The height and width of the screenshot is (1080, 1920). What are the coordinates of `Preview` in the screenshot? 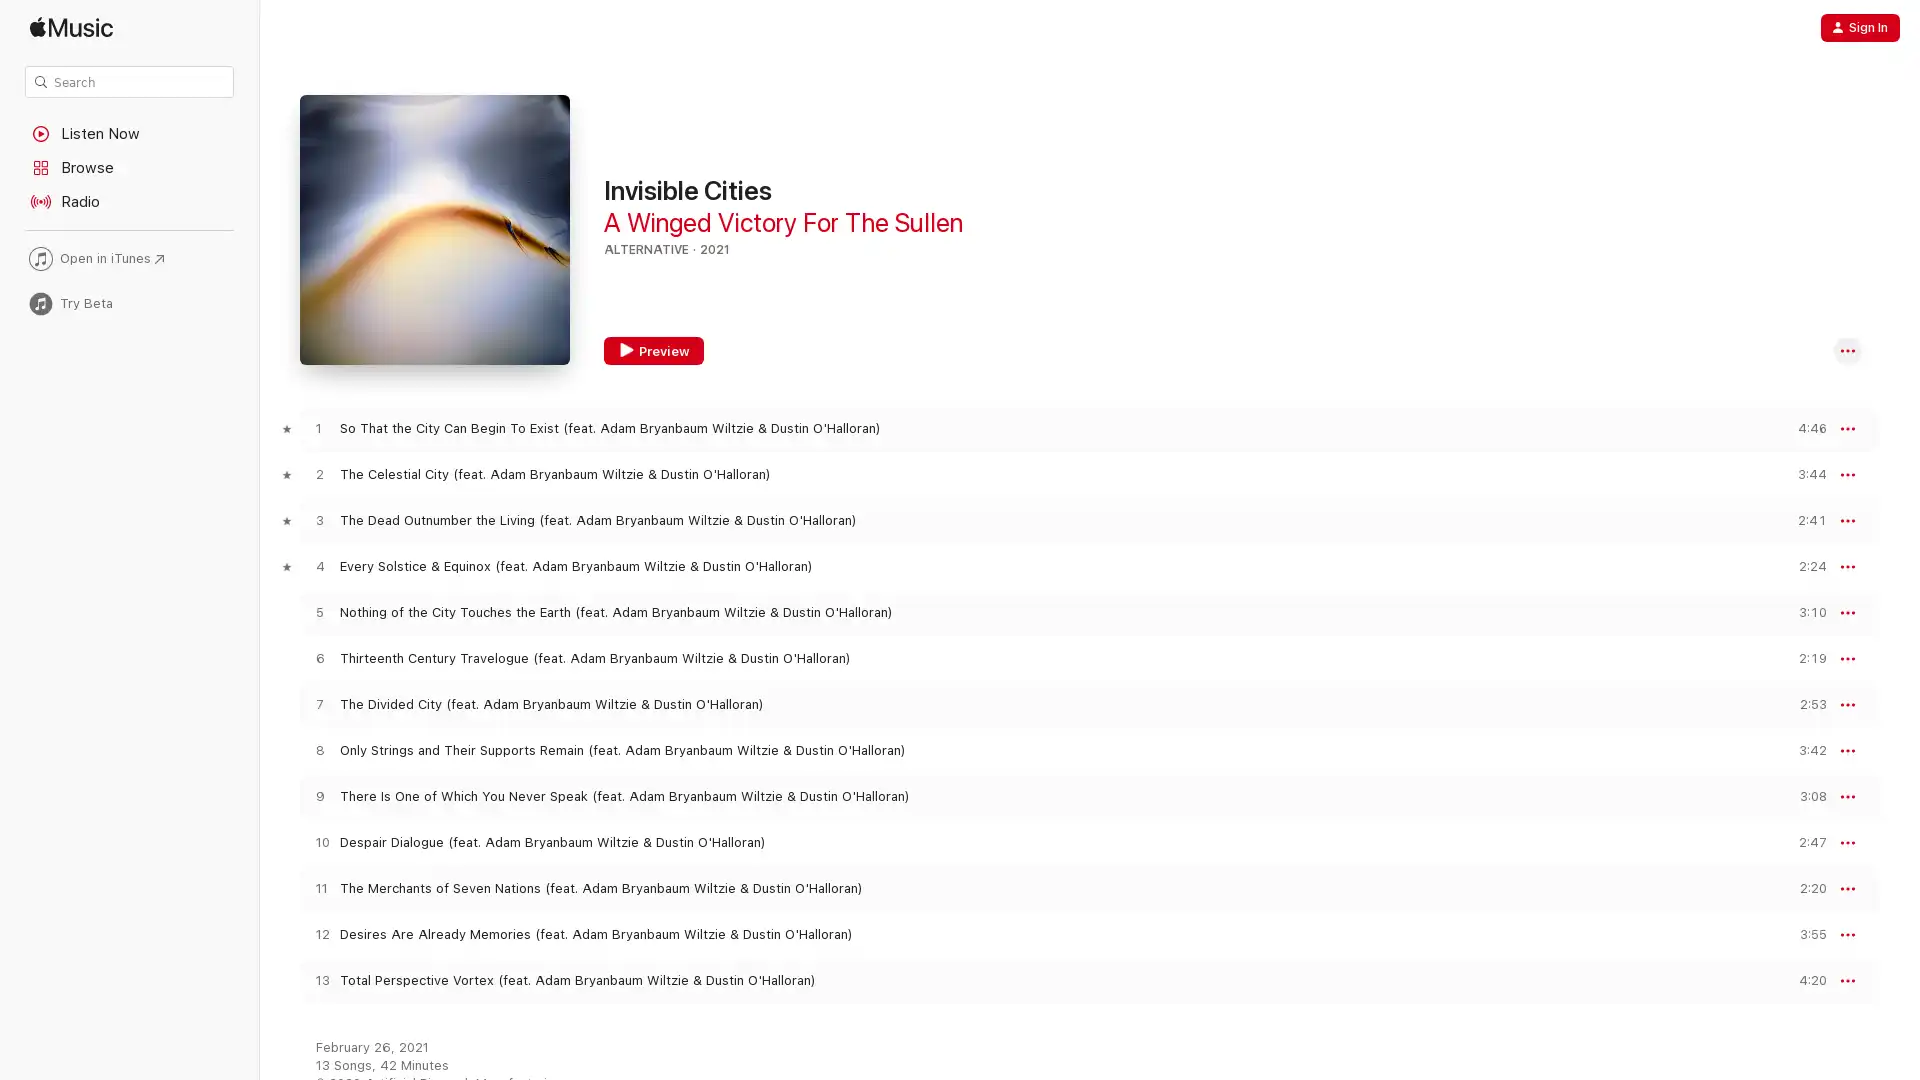 It's located at (1804, 474).